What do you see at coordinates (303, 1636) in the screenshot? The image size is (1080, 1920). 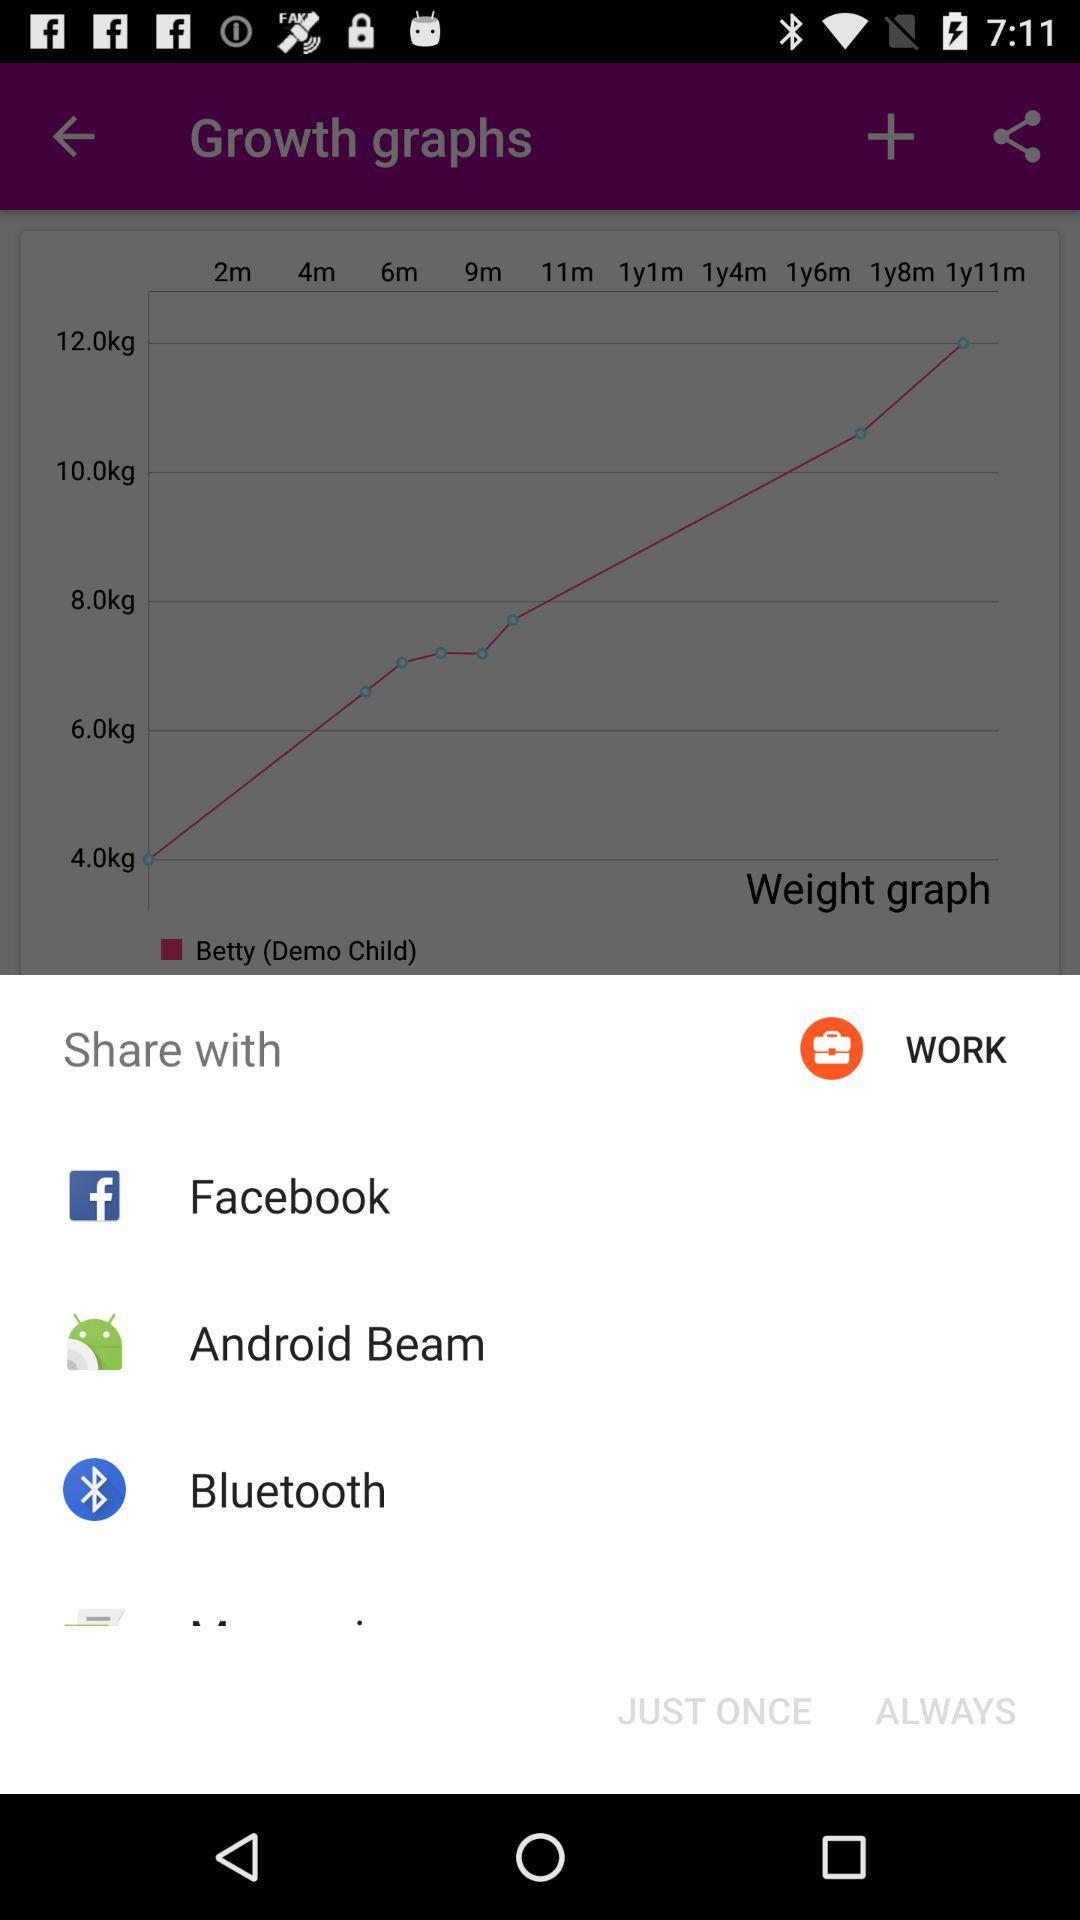 I see `icon below the bluetooth app` at bounding box center [303, 1636].